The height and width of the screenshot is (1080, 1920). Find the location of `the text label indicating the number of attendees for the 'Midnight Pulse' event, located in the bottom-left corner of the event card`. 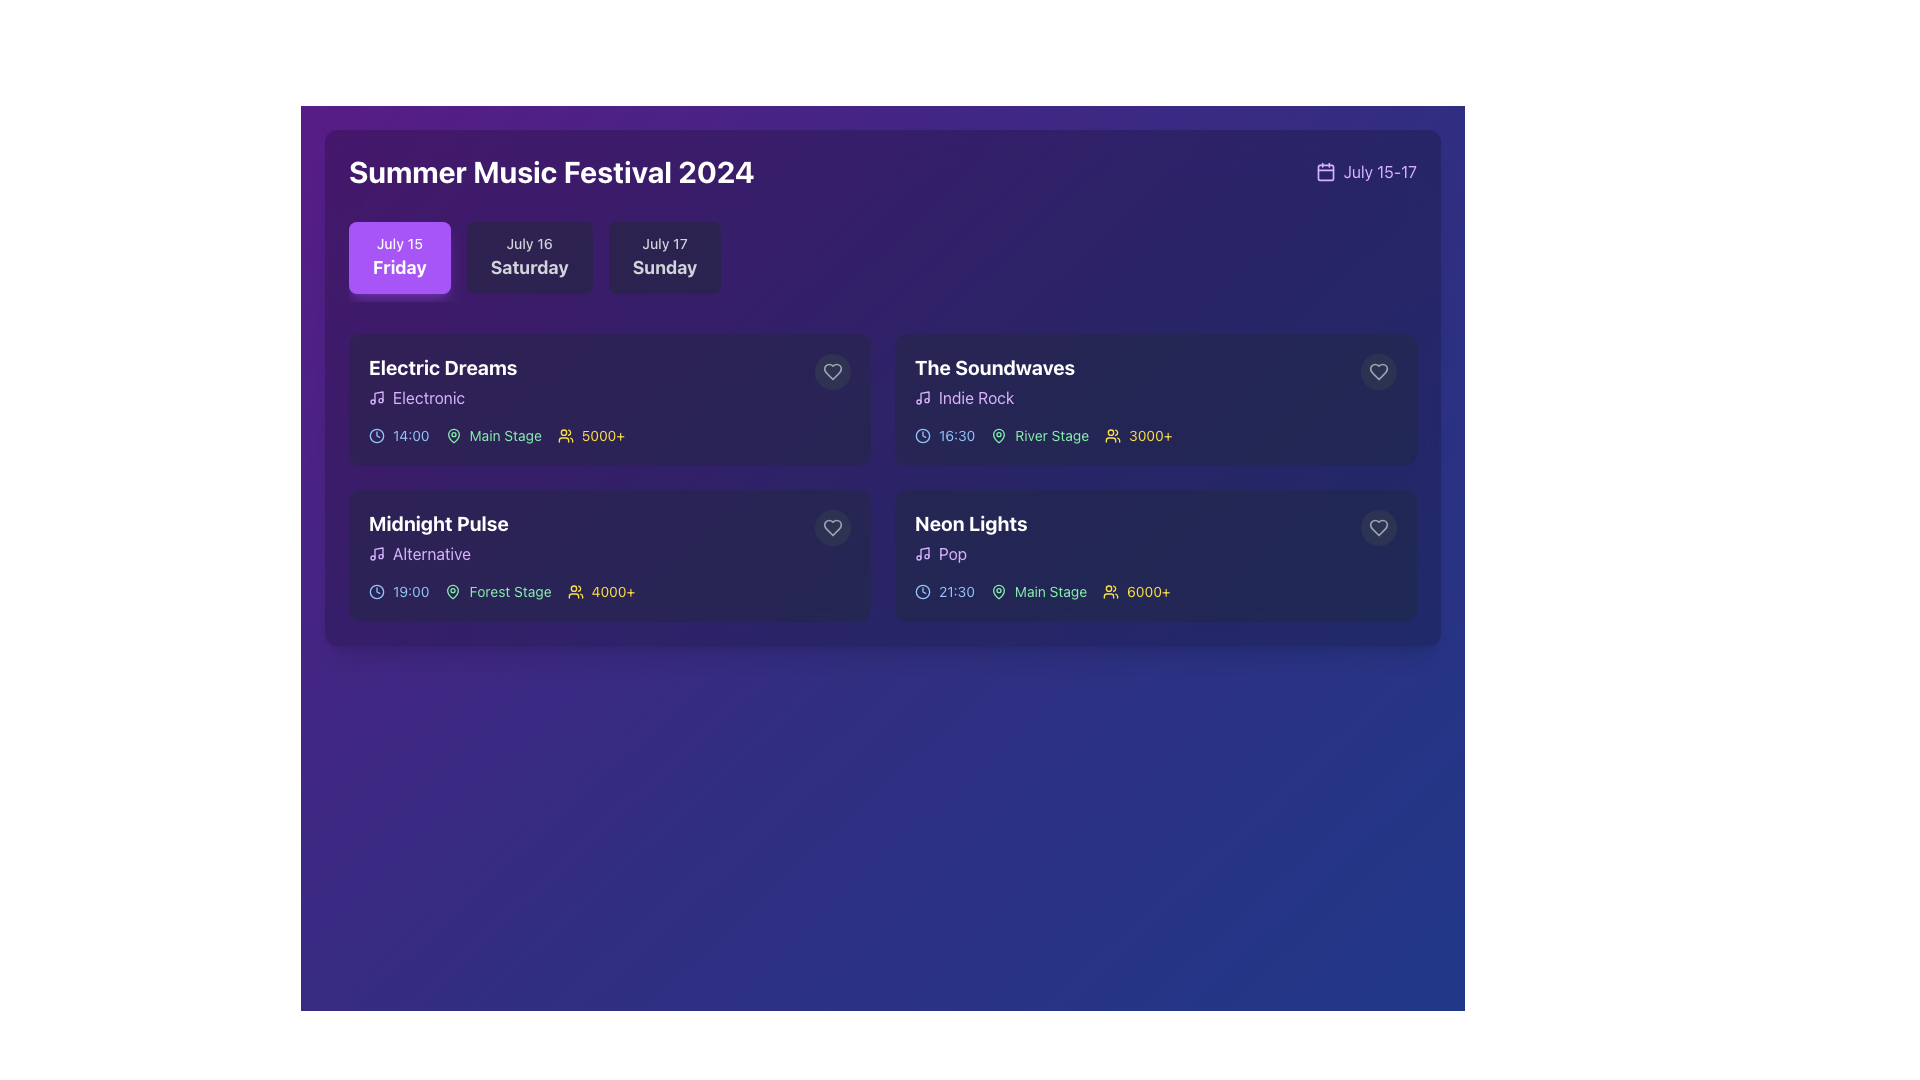

the text label indicating the number of attendees for the 'Midnight Pulse' event, located in the bottom-left corner of the event card is located at coordinates (612, 590).